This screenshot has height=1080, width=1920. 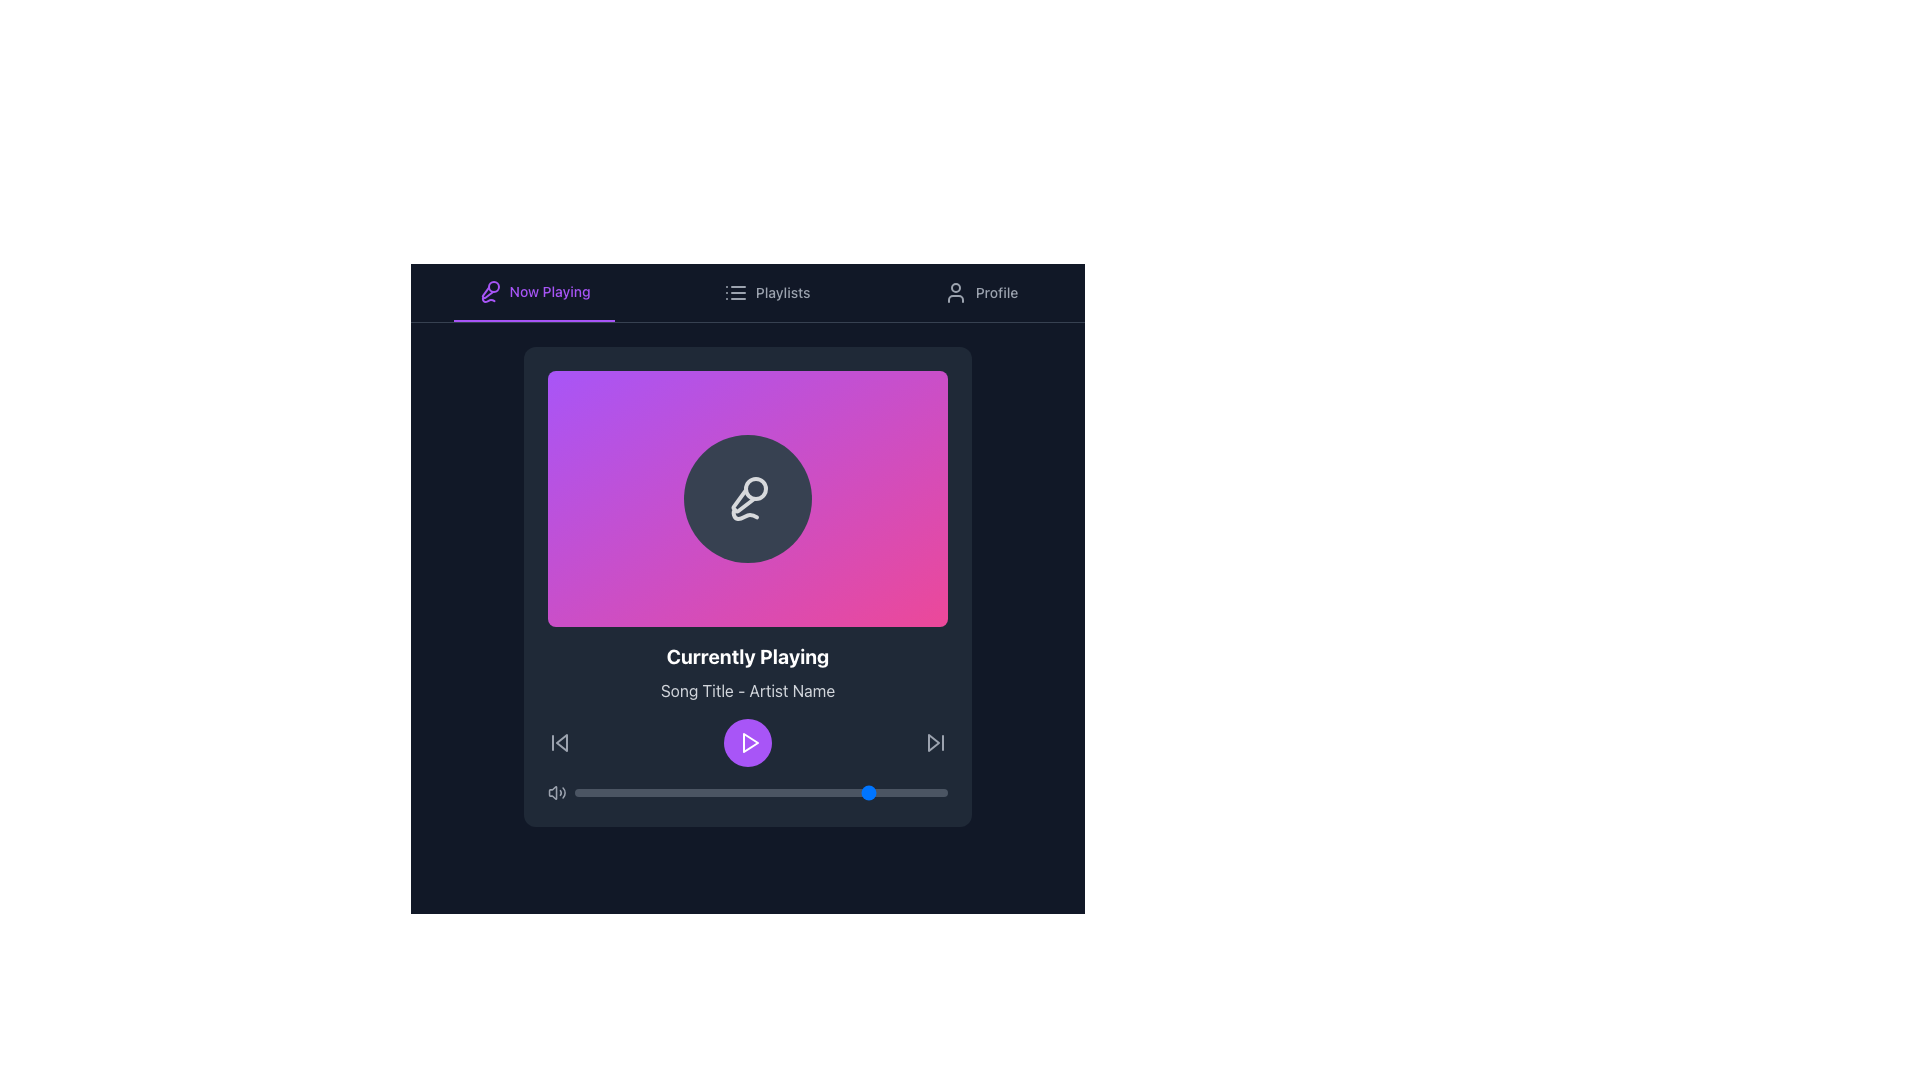 What do you see at coordinates (782, 293) in the screenshot?
I see `the 'Playlists' text label/button in the horizontal navigation bar` at bounding box center [782, 293].